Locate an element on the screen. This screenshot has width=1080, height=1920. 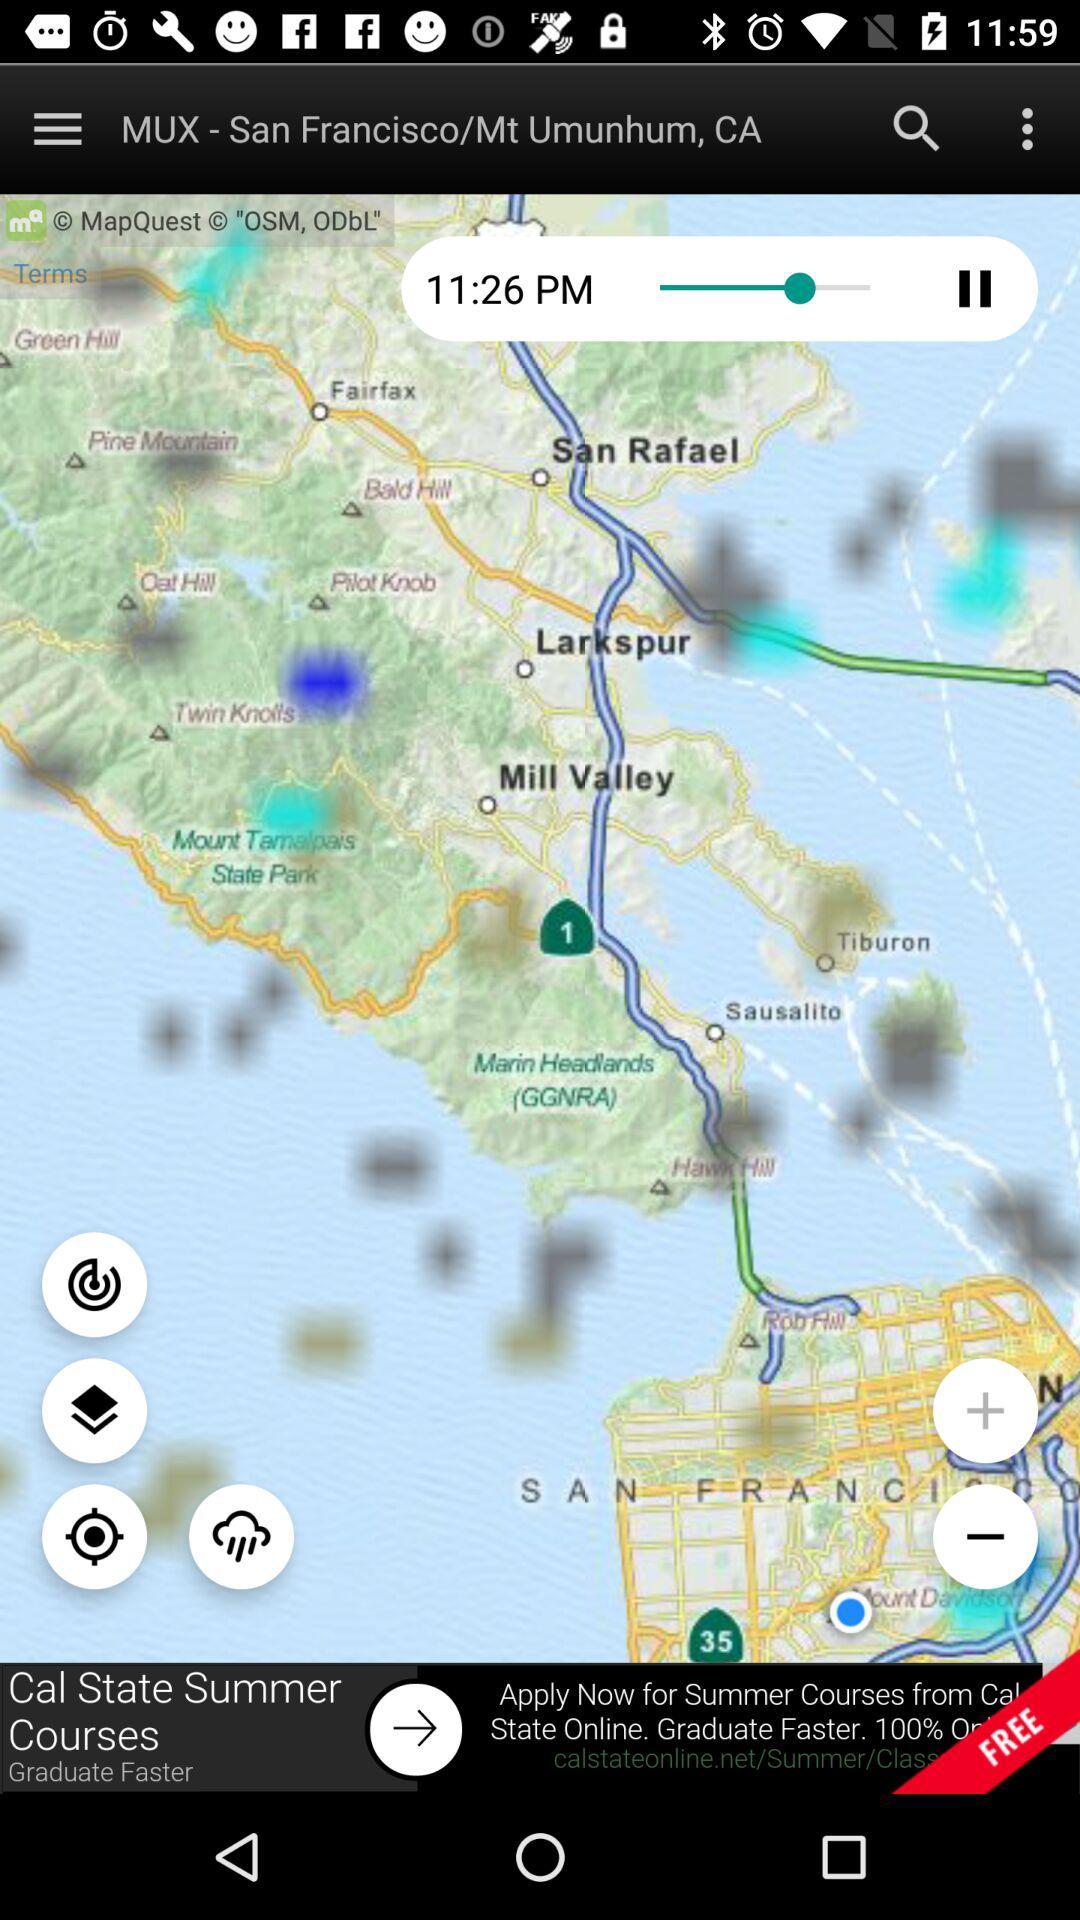
increase vision is located at coordinates (984, 1409).